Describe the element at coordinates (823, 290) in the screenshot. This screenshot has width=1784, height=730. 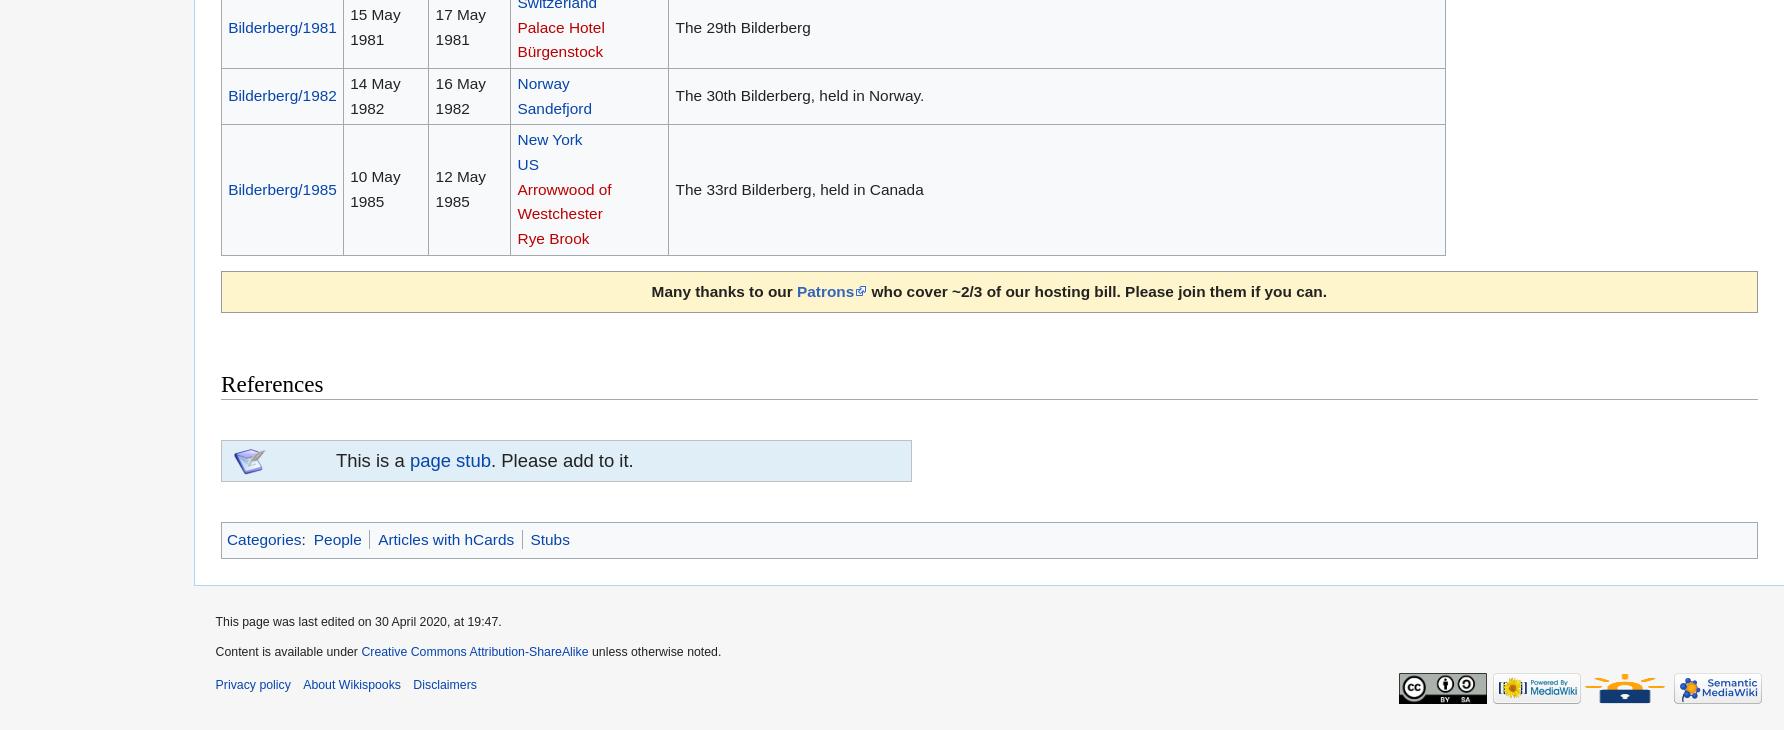
I see `'Patrons'` at that location.